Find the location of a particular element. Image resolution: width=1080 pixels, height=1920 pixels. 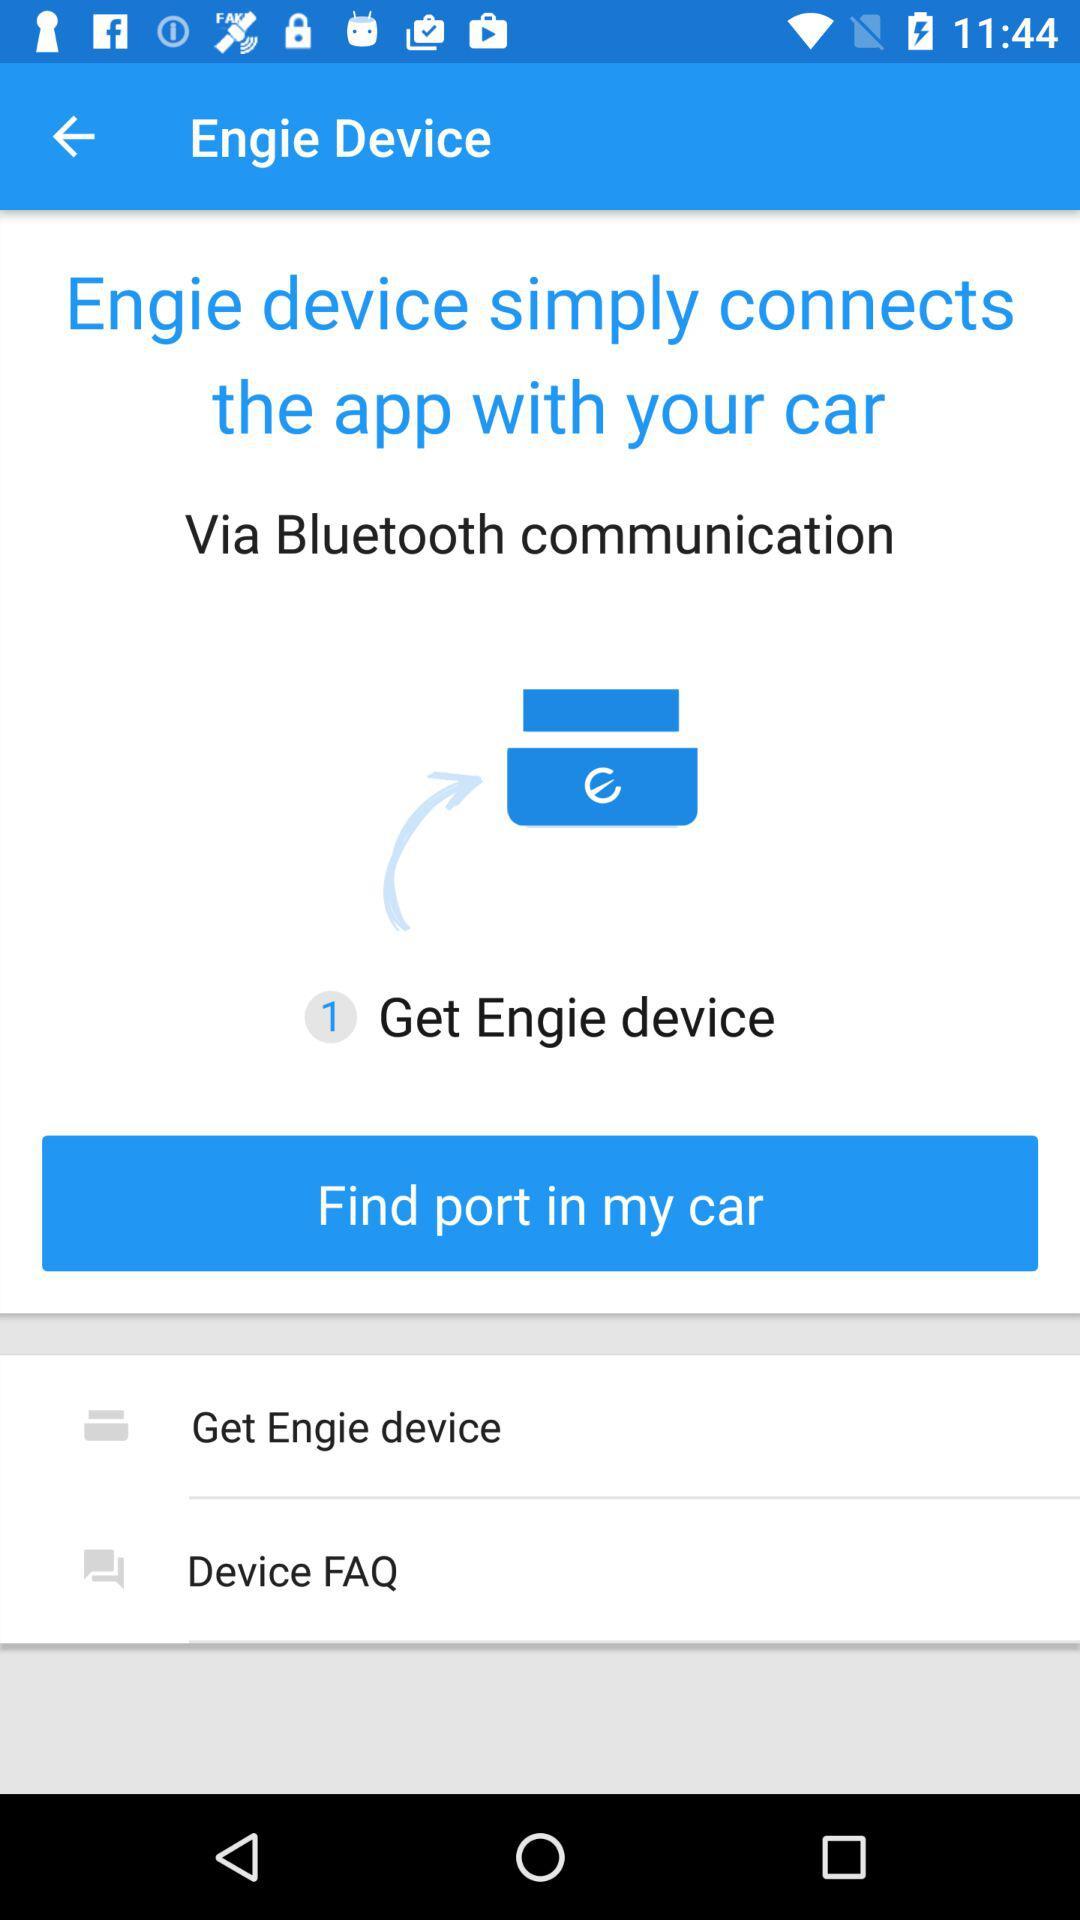

the item to the left of the engie device item is located at coordinates (72, 135).